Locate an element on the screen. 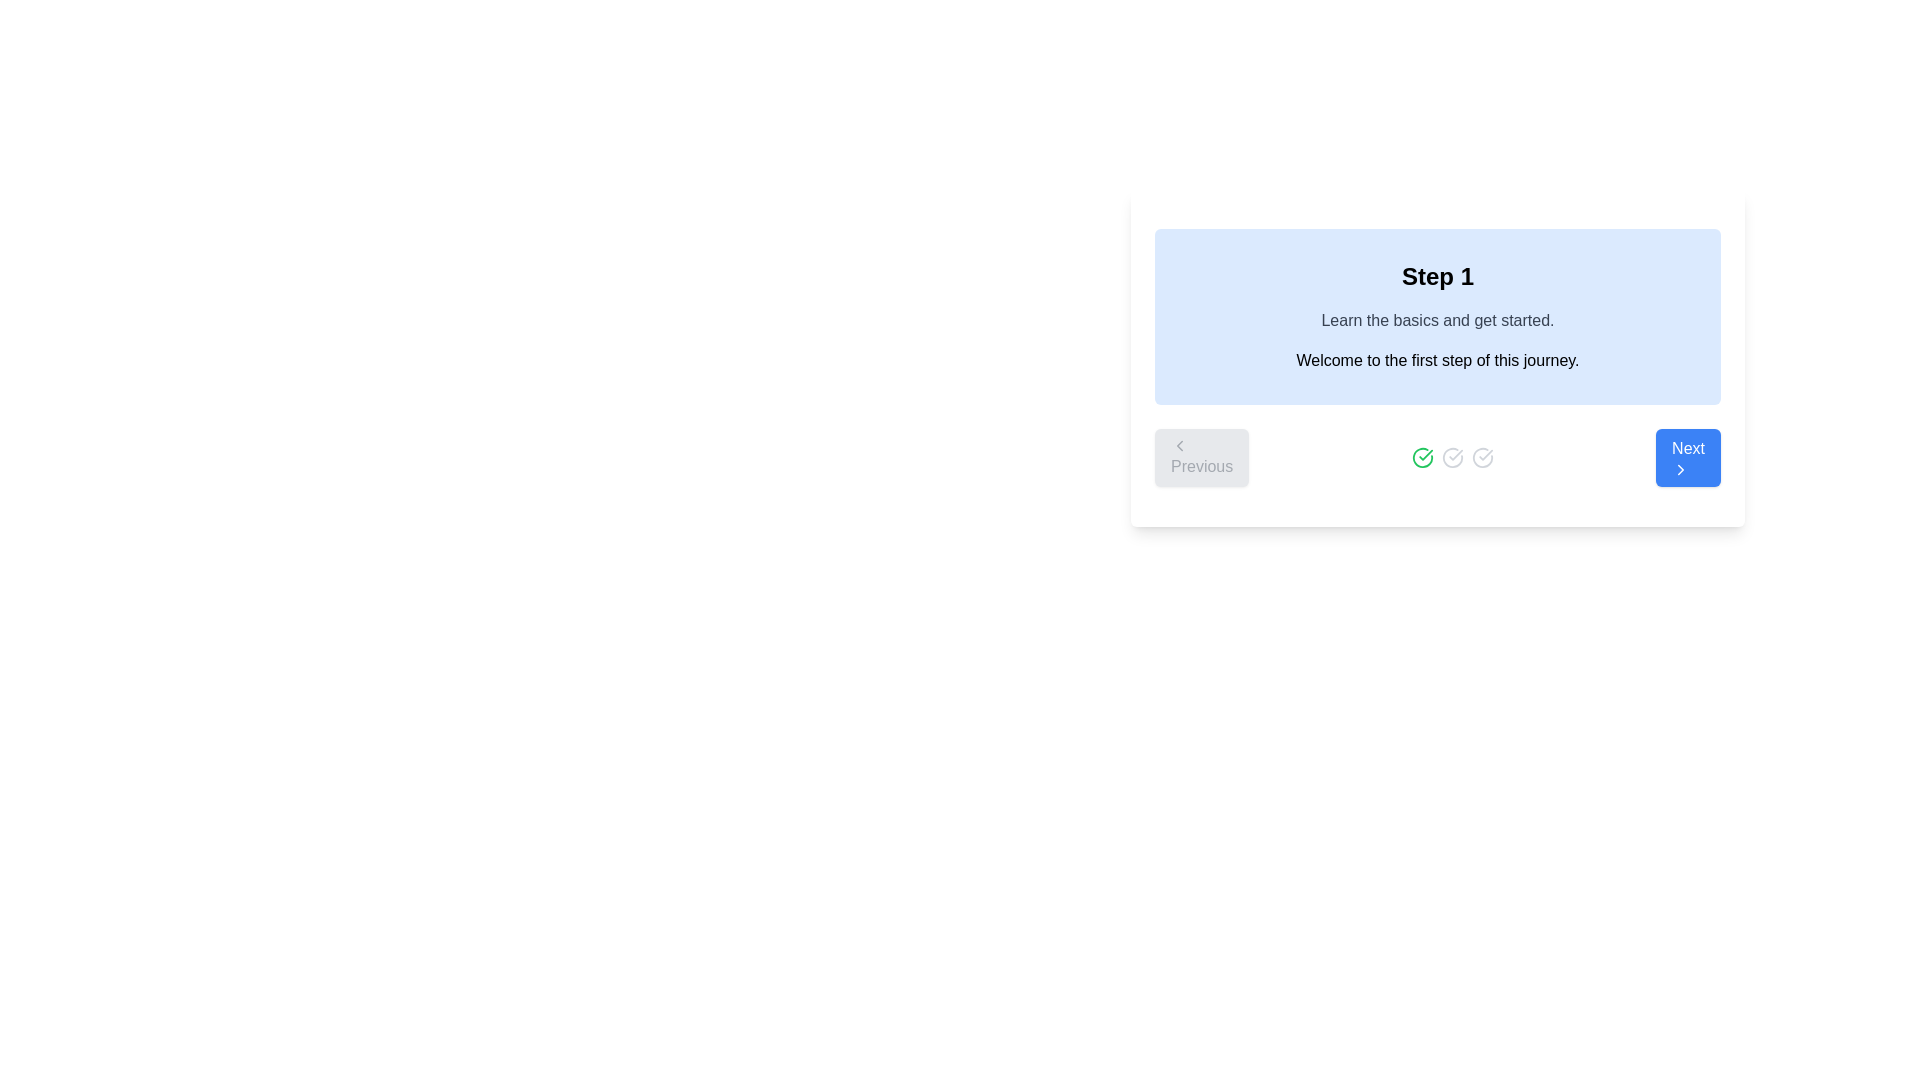  the Informational box with a light blue background that contains the text 'Step 1', 'Learn the basics and get started.', and 'Welcome to the first step of this journey.' is located at coordinates (1437, 315).